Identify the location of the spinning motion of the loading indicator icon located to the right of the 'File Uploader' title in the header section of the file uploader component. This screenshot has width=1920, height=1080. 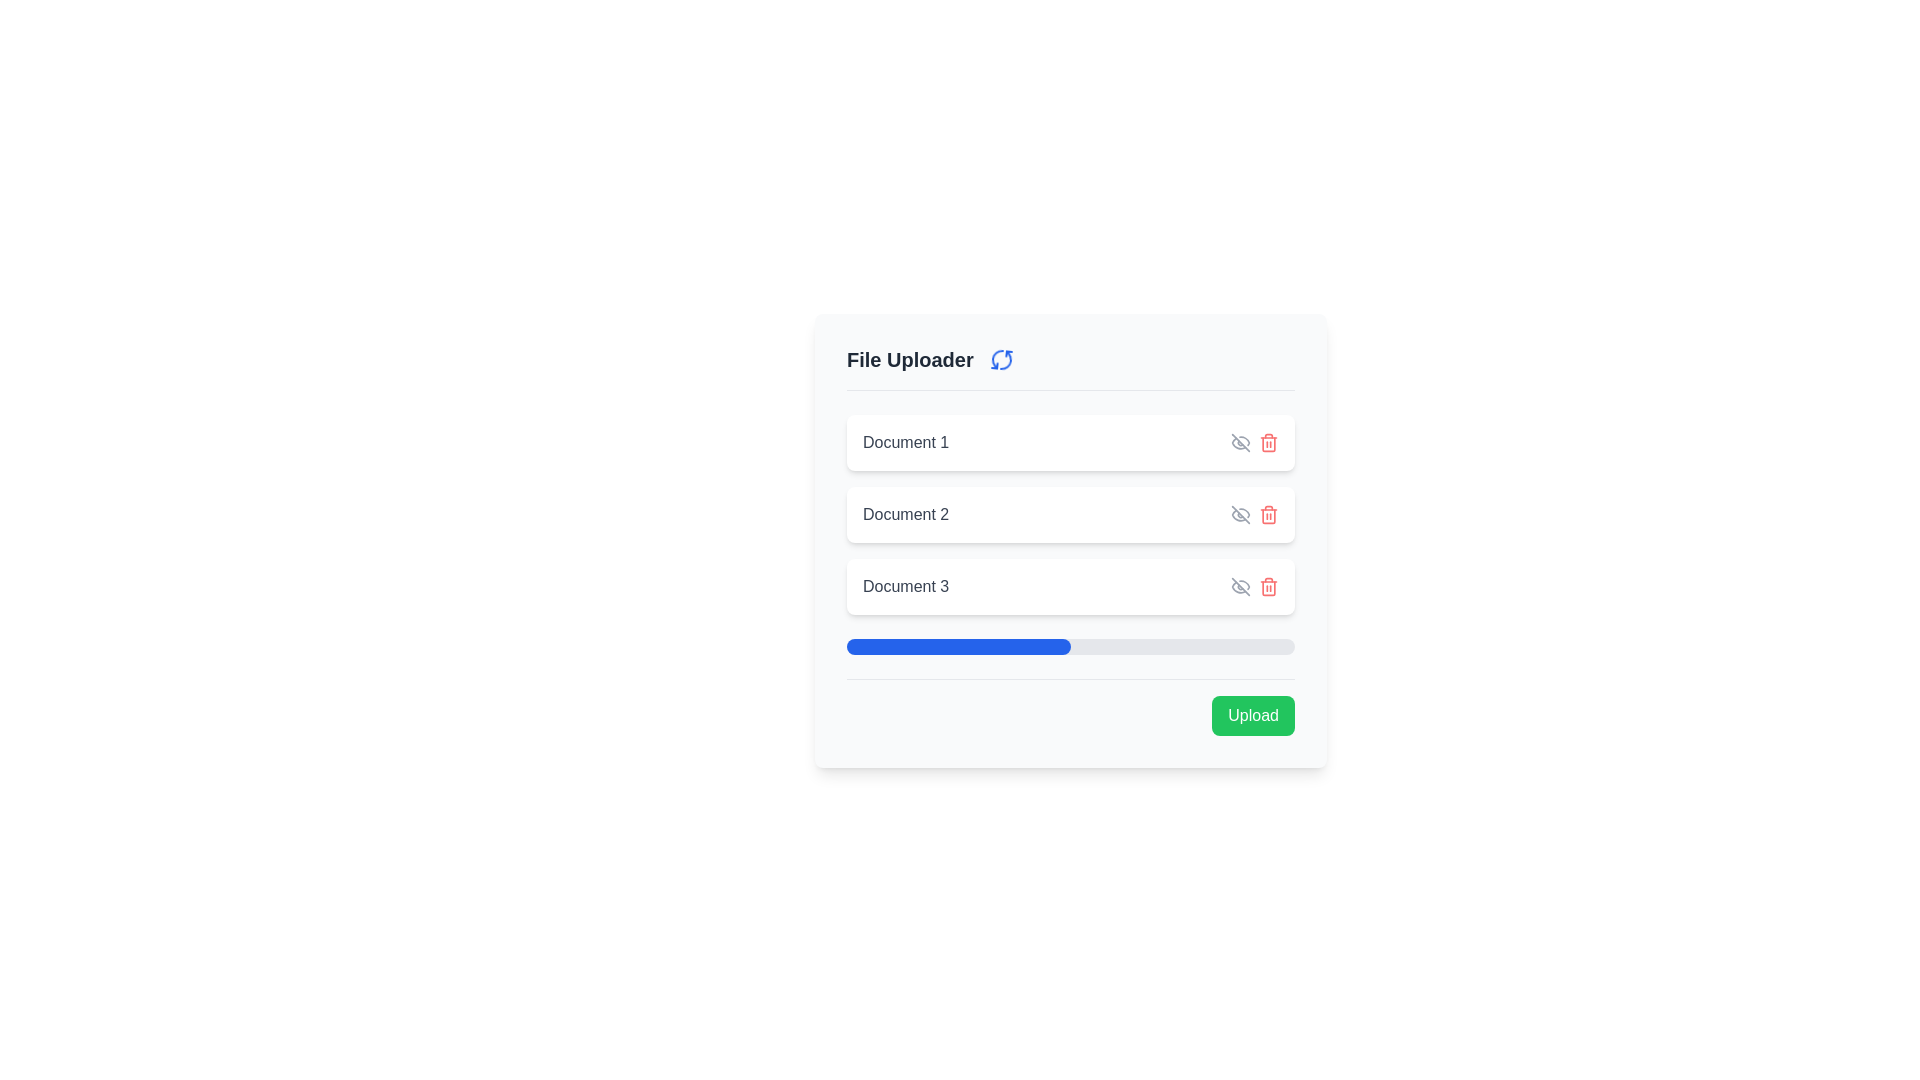
(1001, 358).